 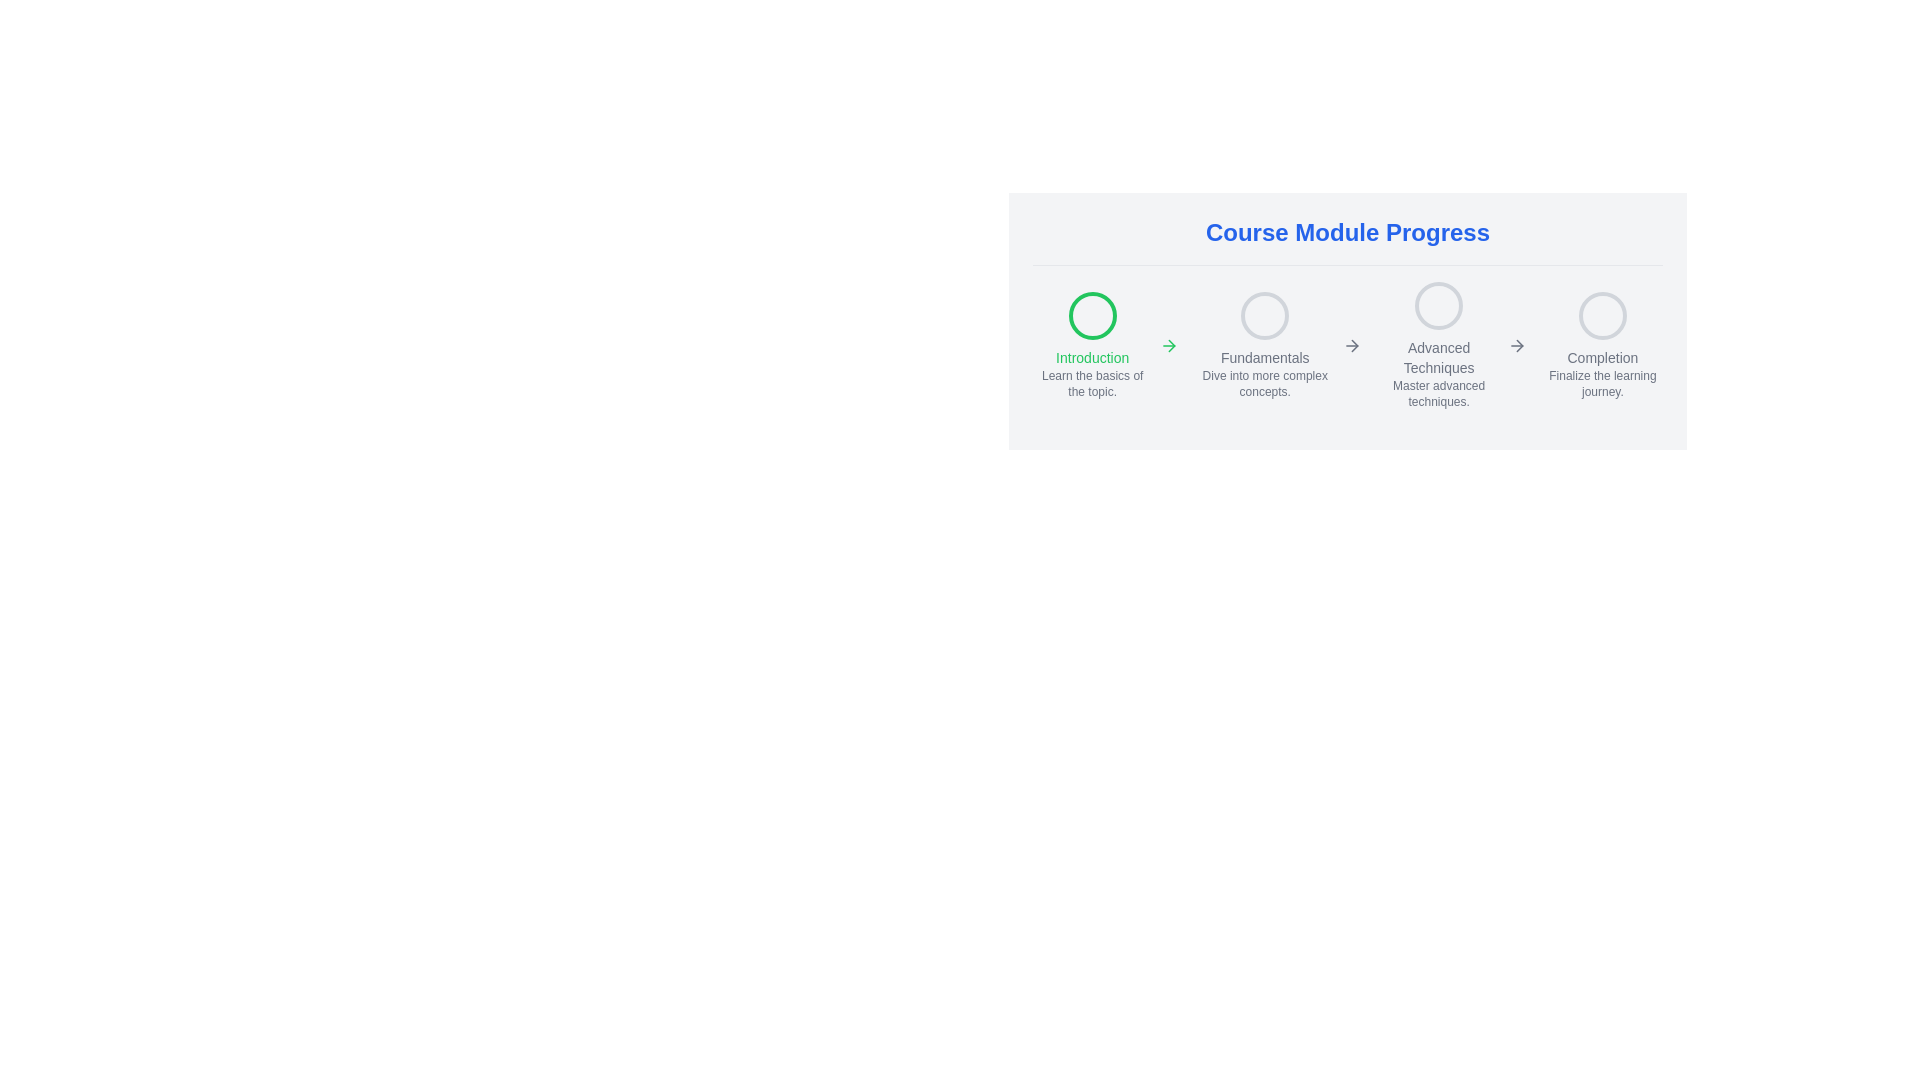 What do you see at coordinates (1517, 345) in the screenshot?
I see `the arrow icon that symbolizes advancement or navigation to the next module, located to the right of the text 'Advanced Techniques'` at bounding box center [1517, 345].